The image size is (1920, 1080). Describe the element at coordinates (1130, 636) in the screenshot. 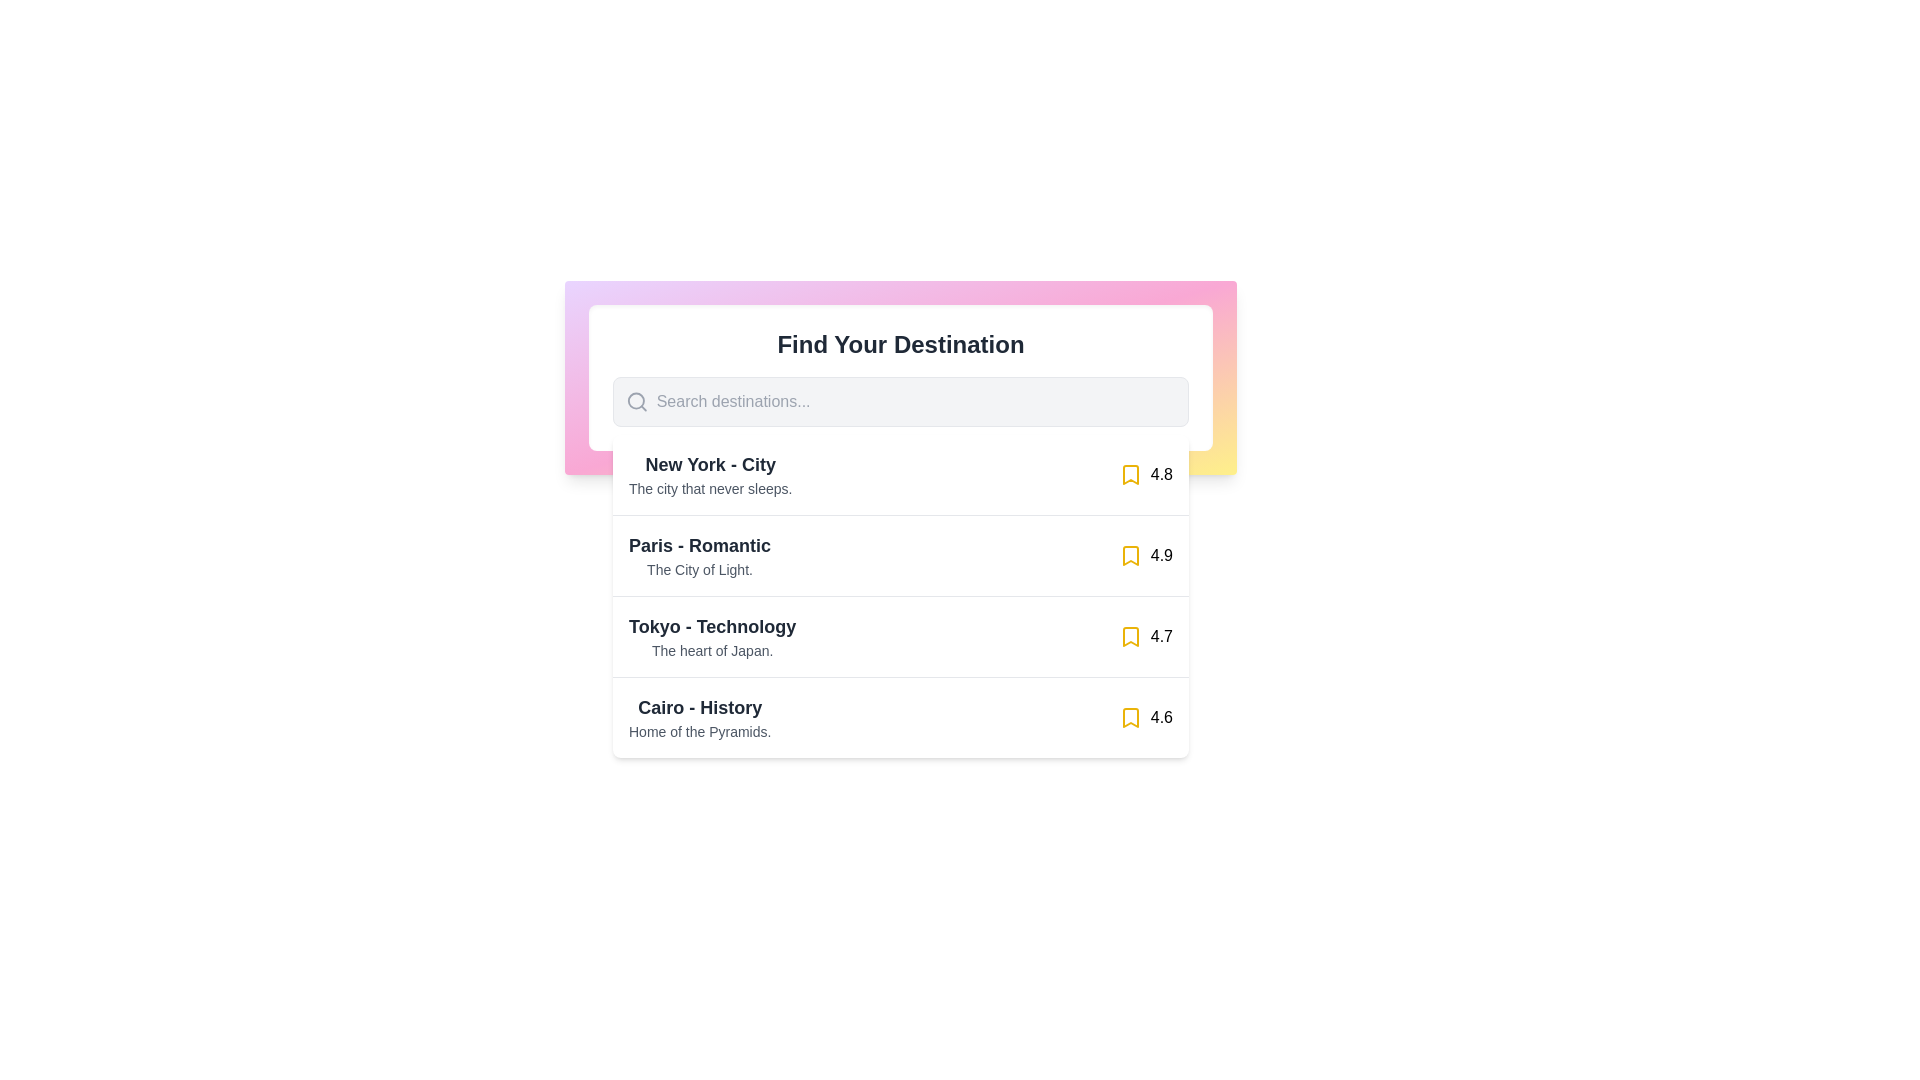

I see `the bookmark icon located next to the 'Tokyo - Technology' entry in the list` at that location.